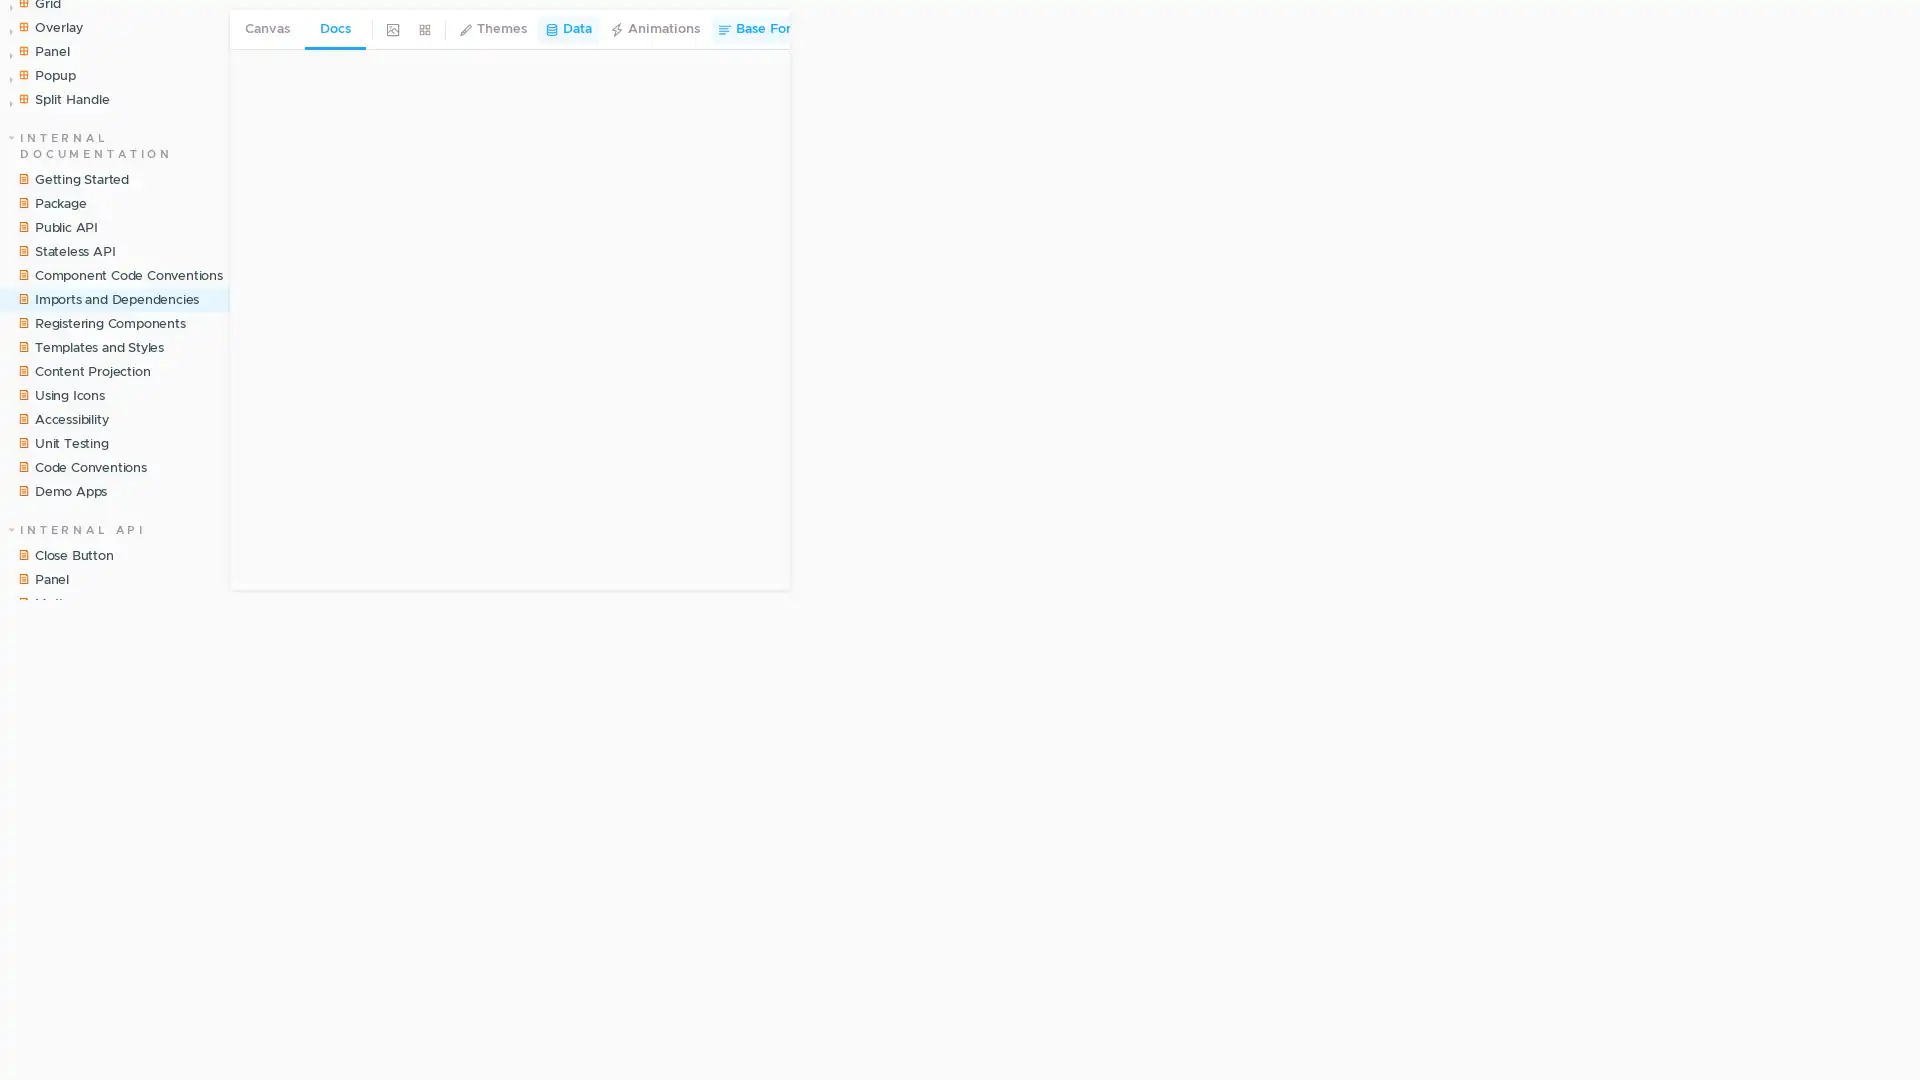 The image size is (1920, 1080). I want to click on Base Font, so click(757, 30).